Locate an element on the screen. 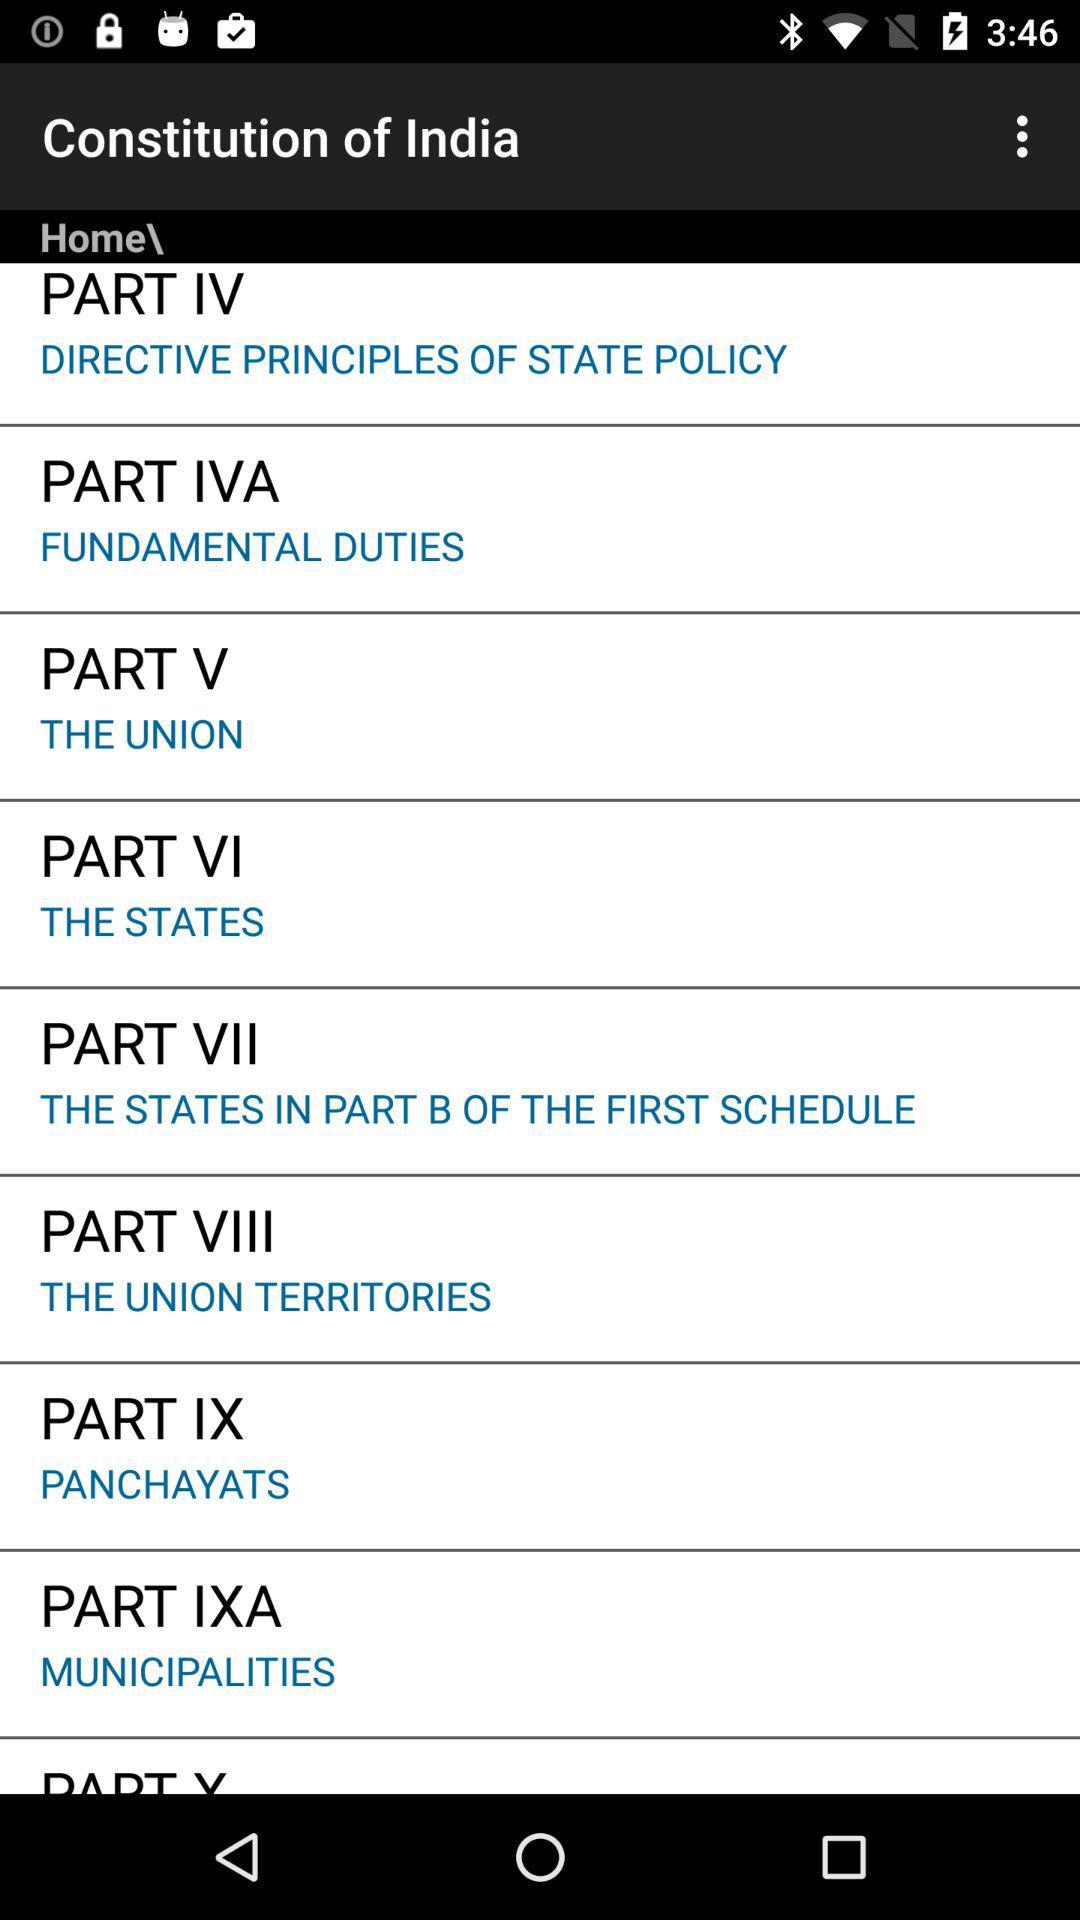  directive principles of item is located at coordinates (540, 377).